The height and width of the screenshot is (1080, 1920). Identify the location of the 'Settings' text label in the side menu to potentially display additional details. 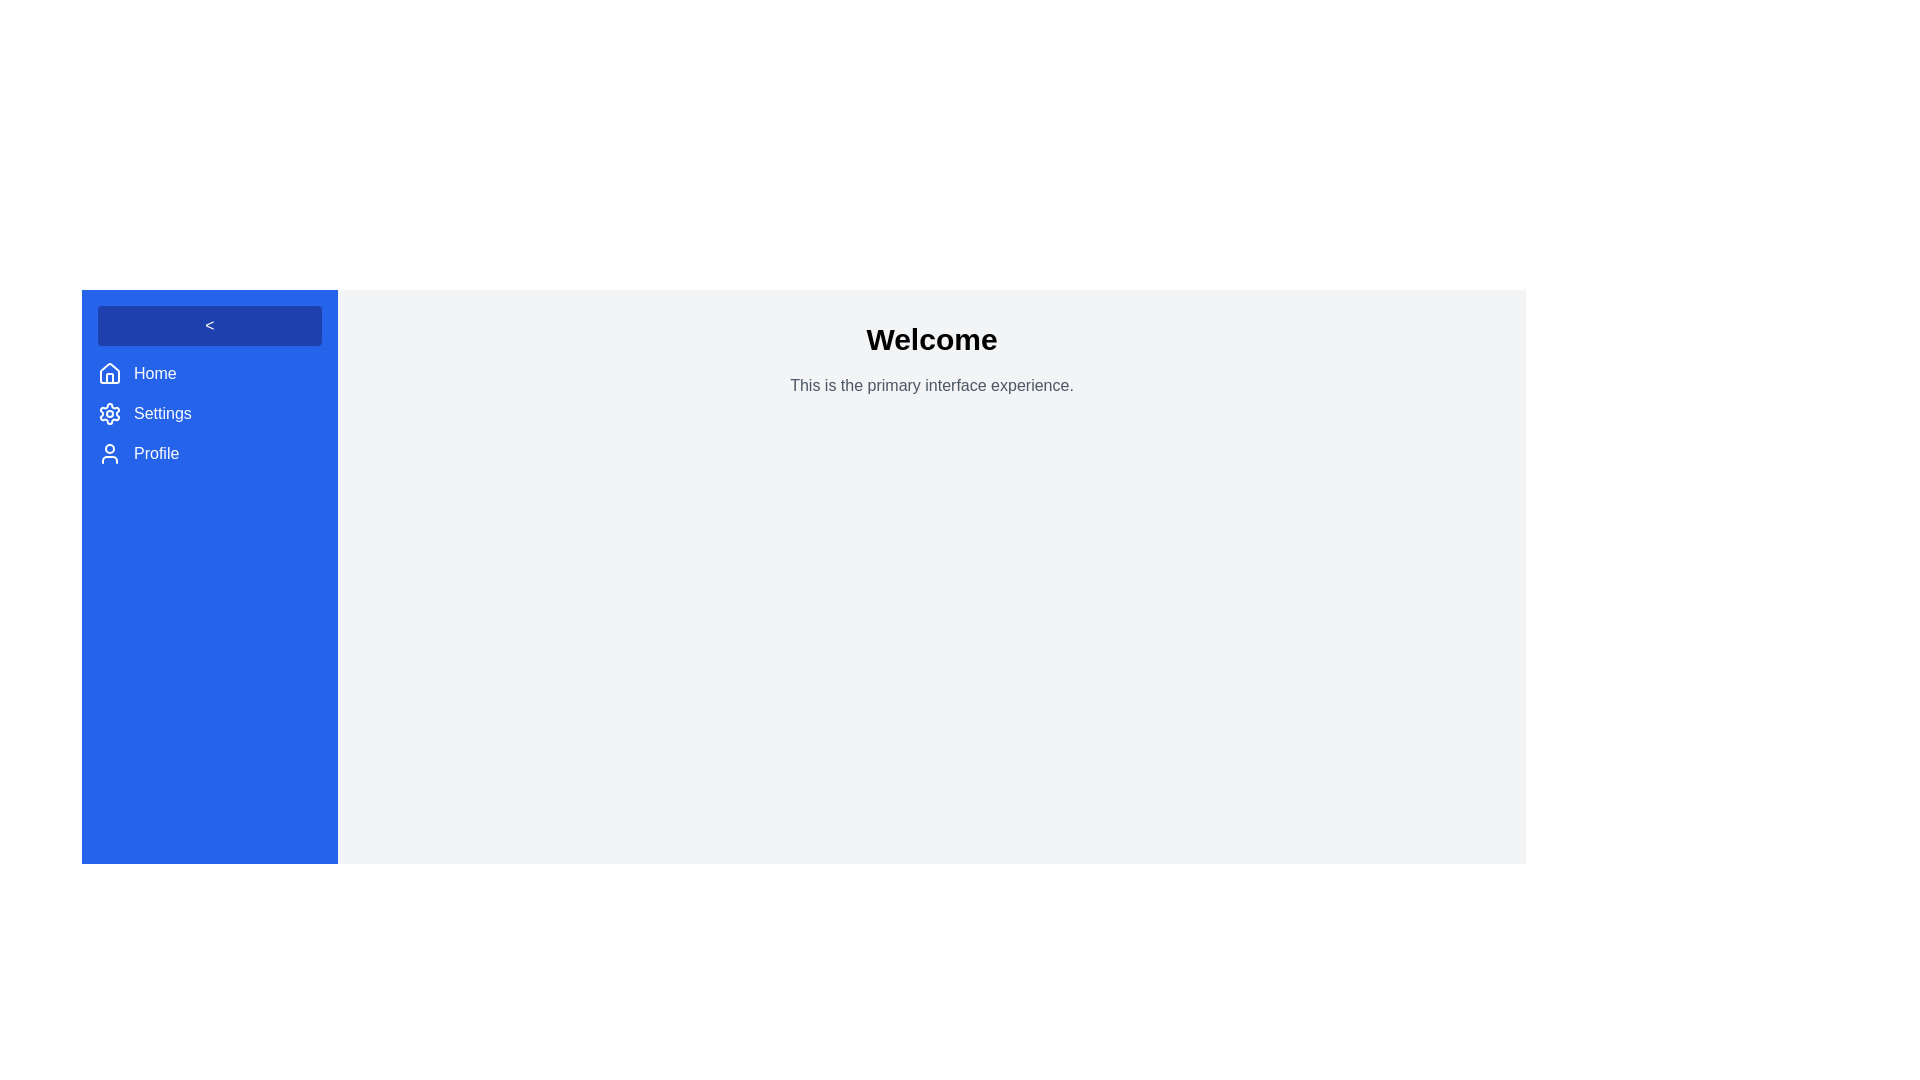
(162, 412).